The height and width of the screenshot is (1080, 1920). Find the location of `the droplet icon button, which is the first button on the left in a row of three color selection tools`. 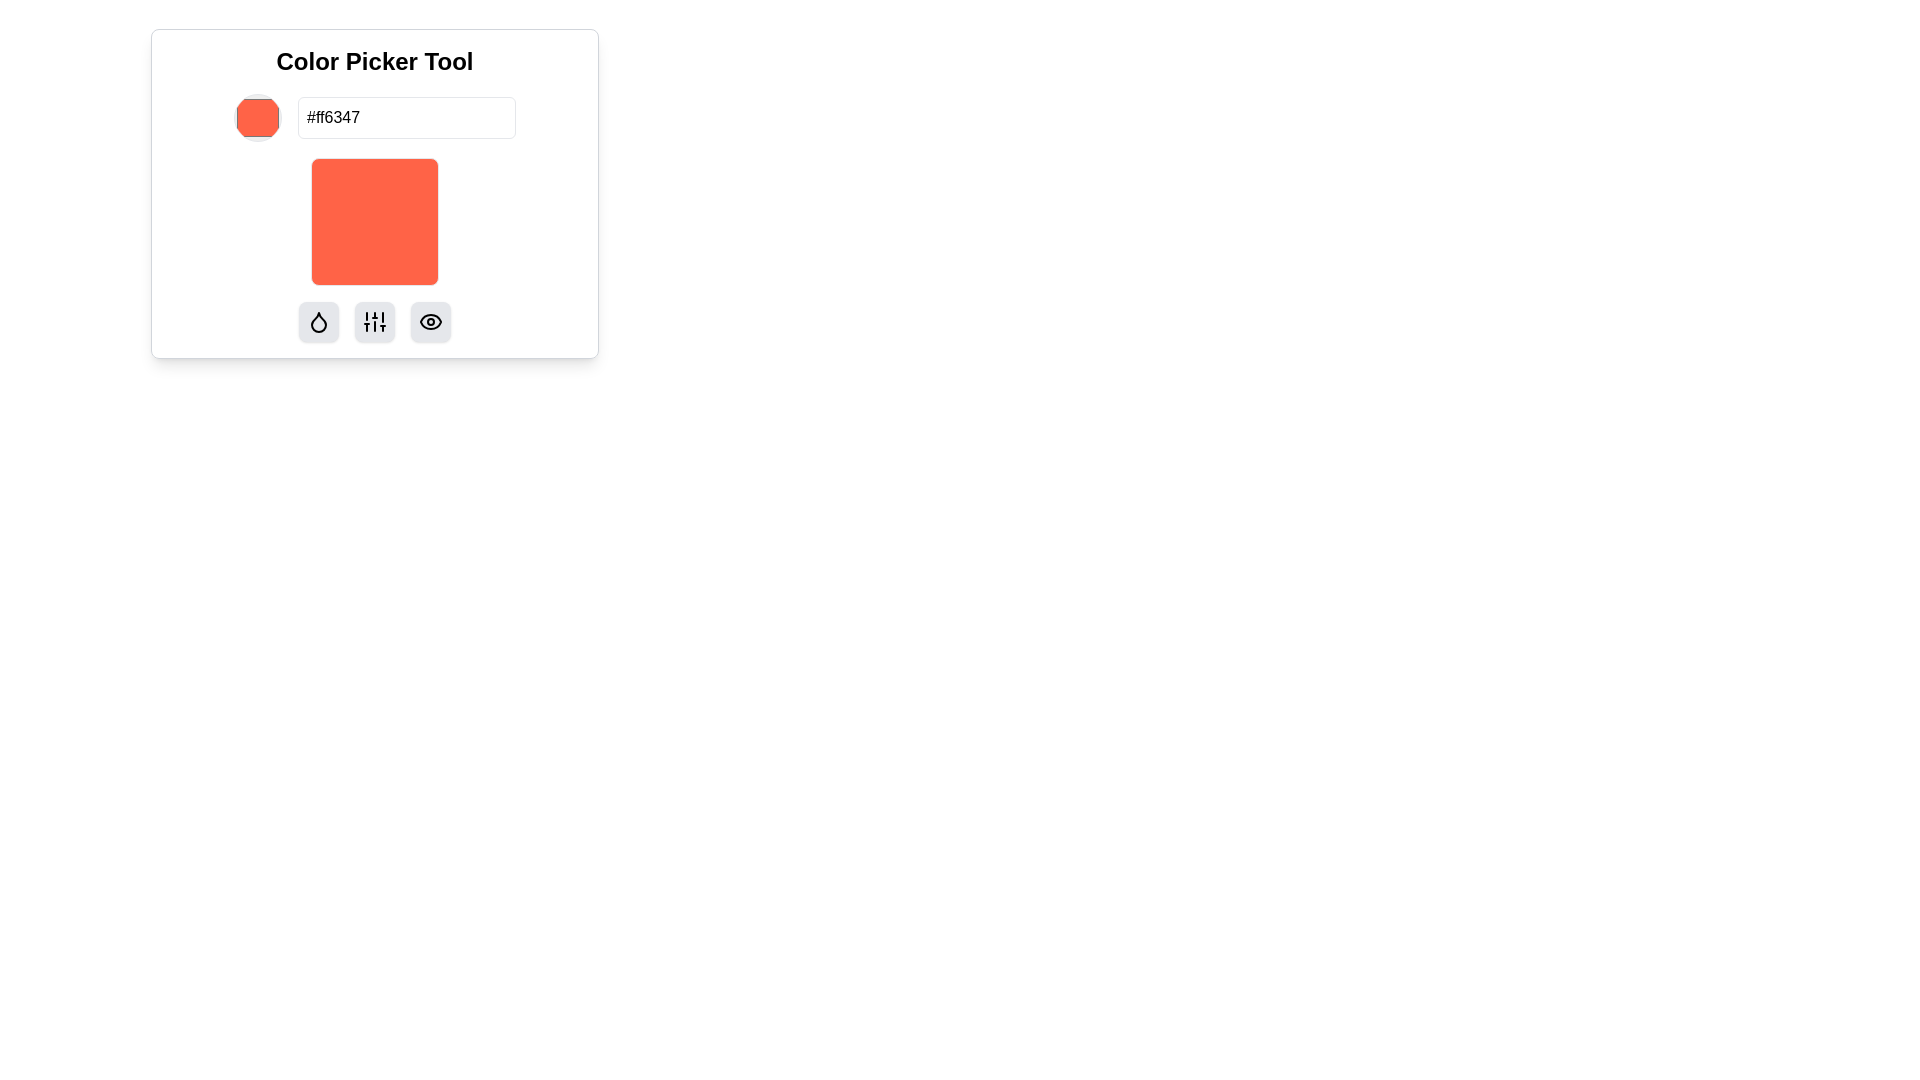

the droplet icon button, which is the first button on the left in a row of three color selection tools is located at coordinates (317, 320).